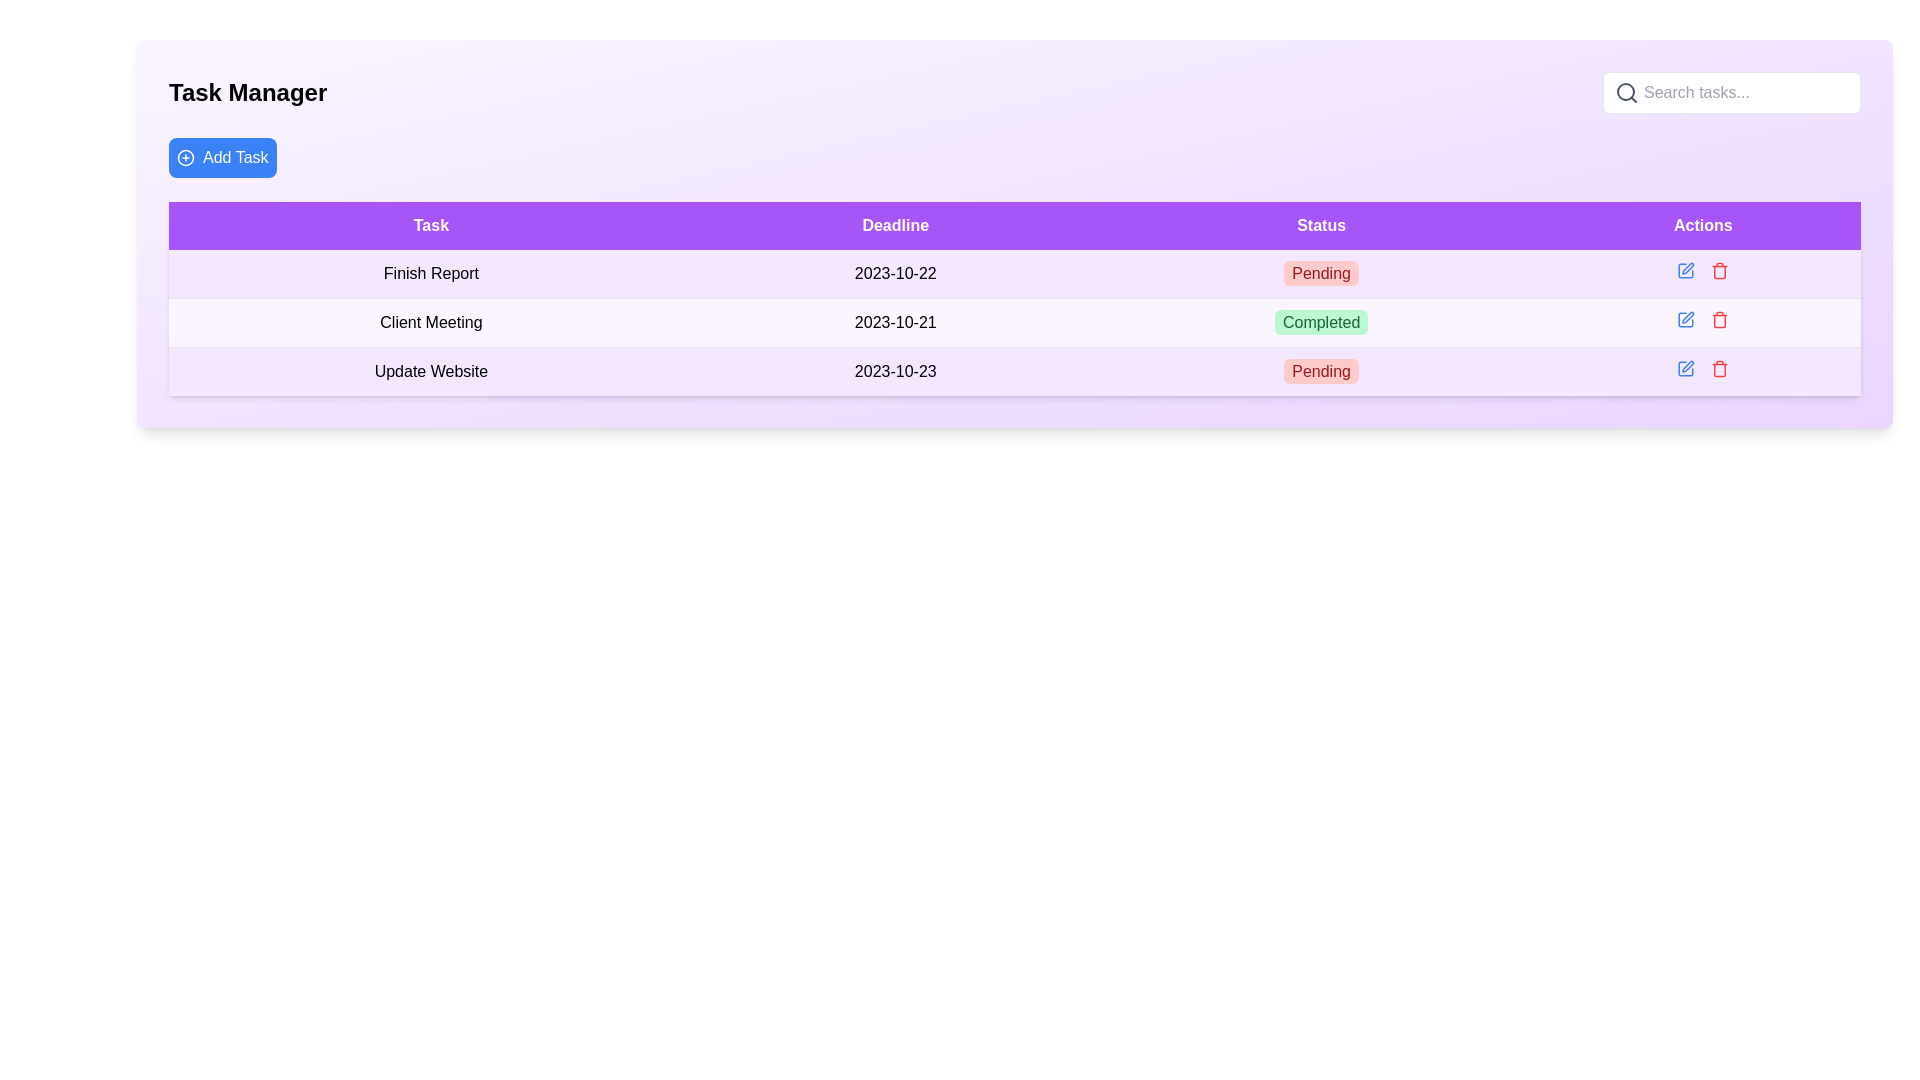  What do you see at coordinates (1687, 316) in the screenshot?
I see `the small pen-like edit icon located under the 'Actions' column of the second row in the task manager table` at bounding box center [1687, 316].